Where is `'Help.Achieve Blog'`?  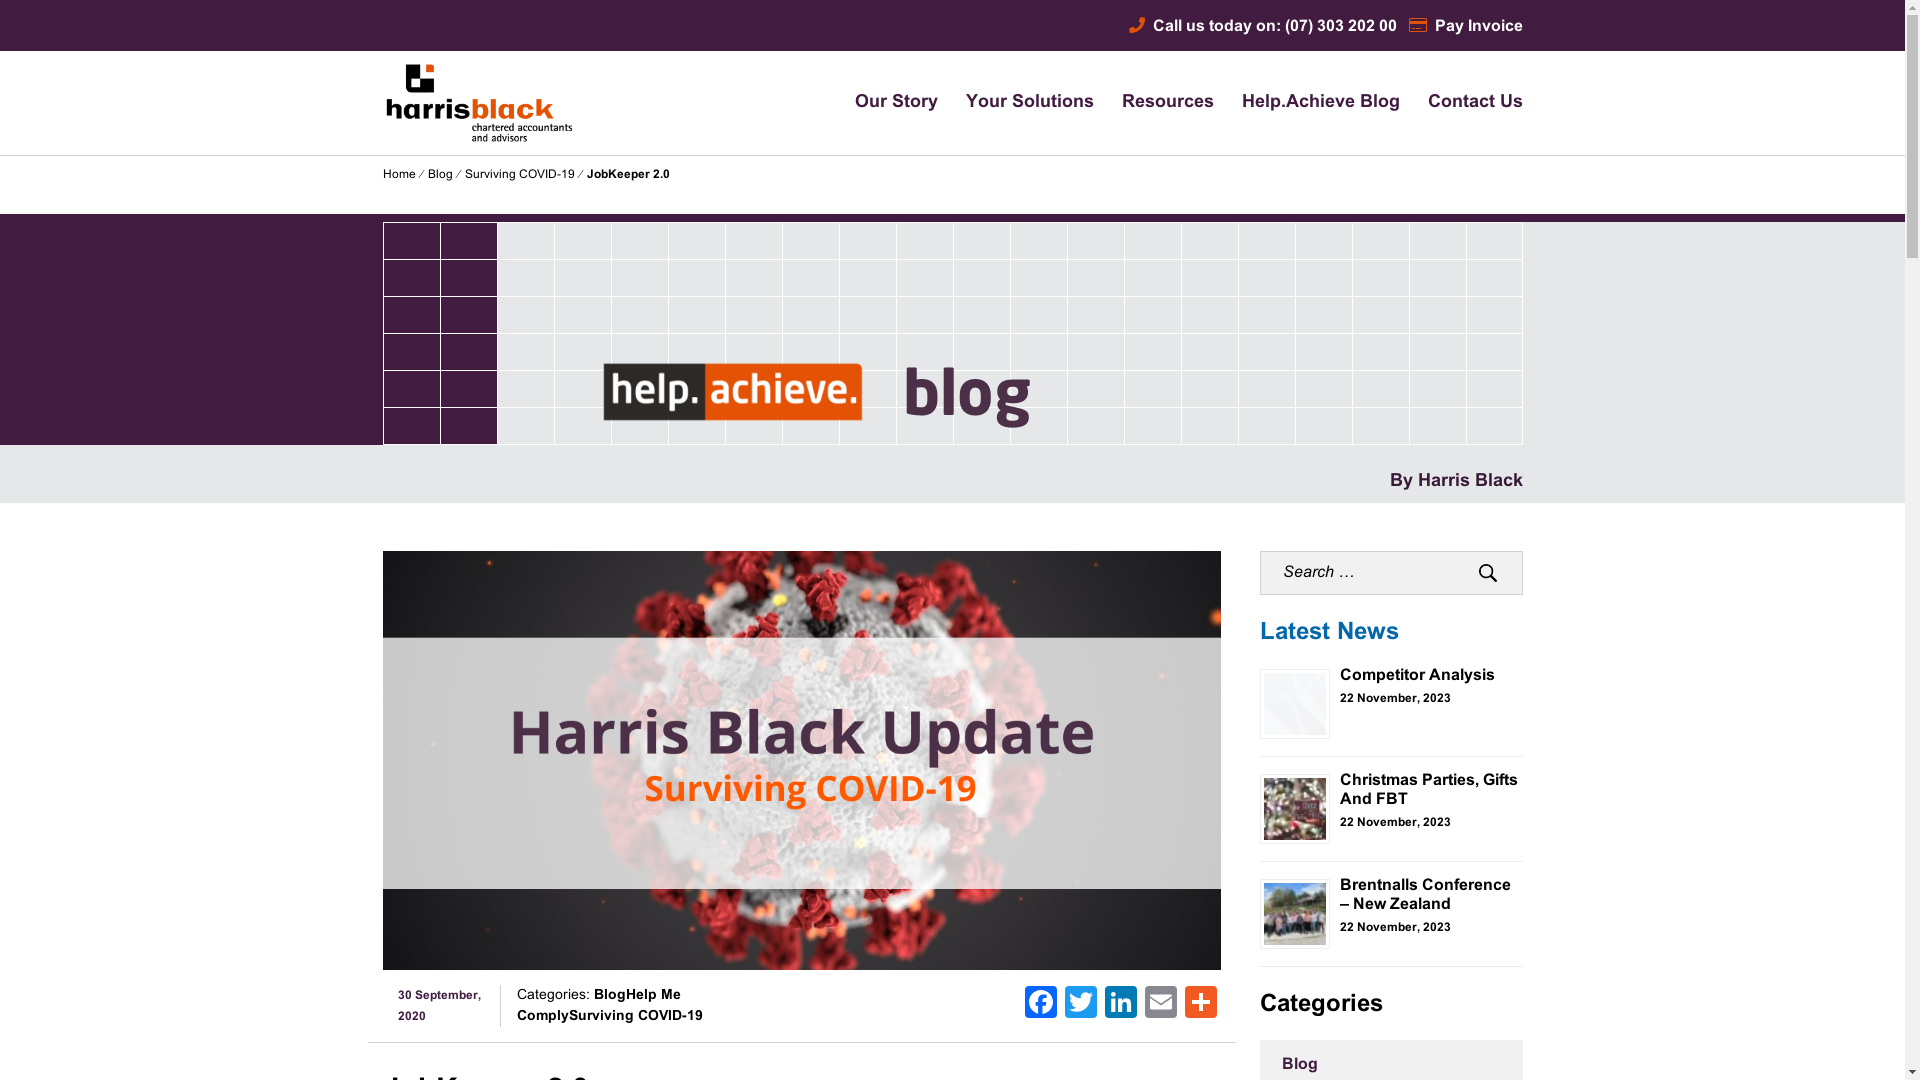 'Help.Achieve Blog' is located at coordinates (1241, 103).